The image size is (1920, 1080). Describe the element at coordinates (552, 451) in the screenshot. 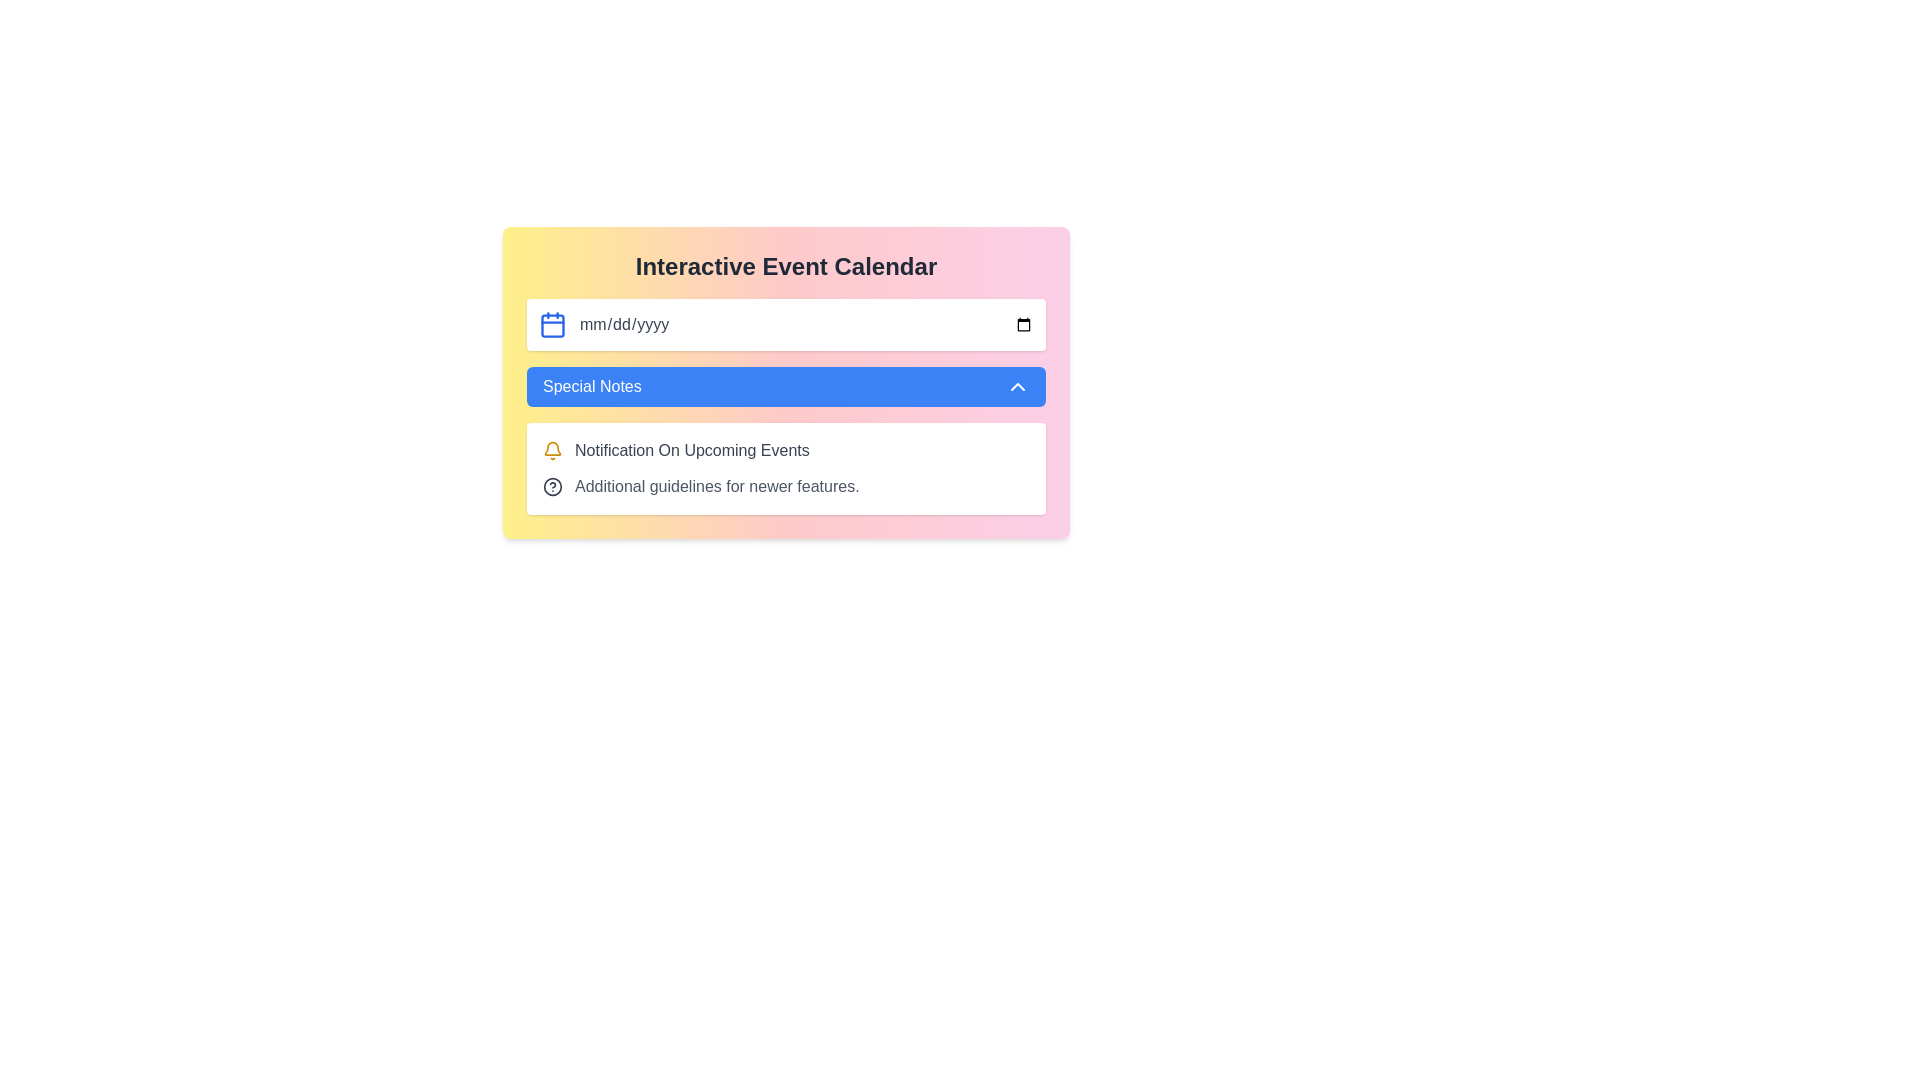

I see `the small yellow bell icon representing notification functionality, located to the left of the text 'Notification On Upcoming Events'` at that location.